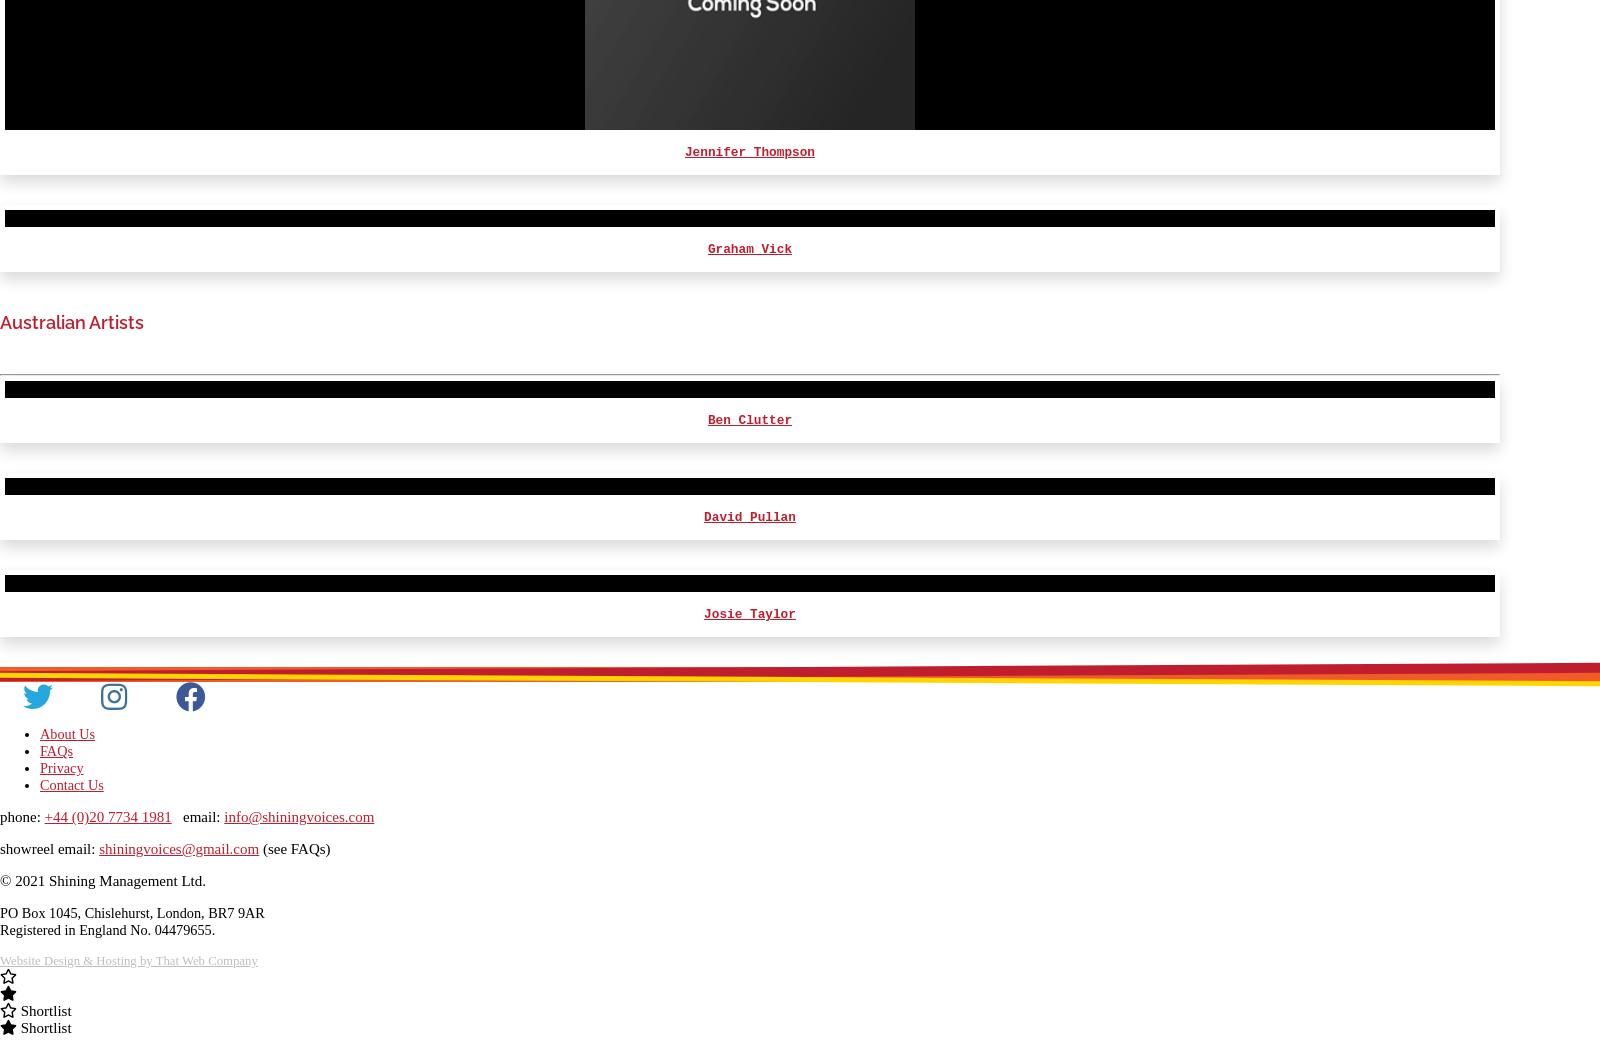  Describe the element at coordinates (1476, 177) in the screenshot. I see `'4'` at that location.